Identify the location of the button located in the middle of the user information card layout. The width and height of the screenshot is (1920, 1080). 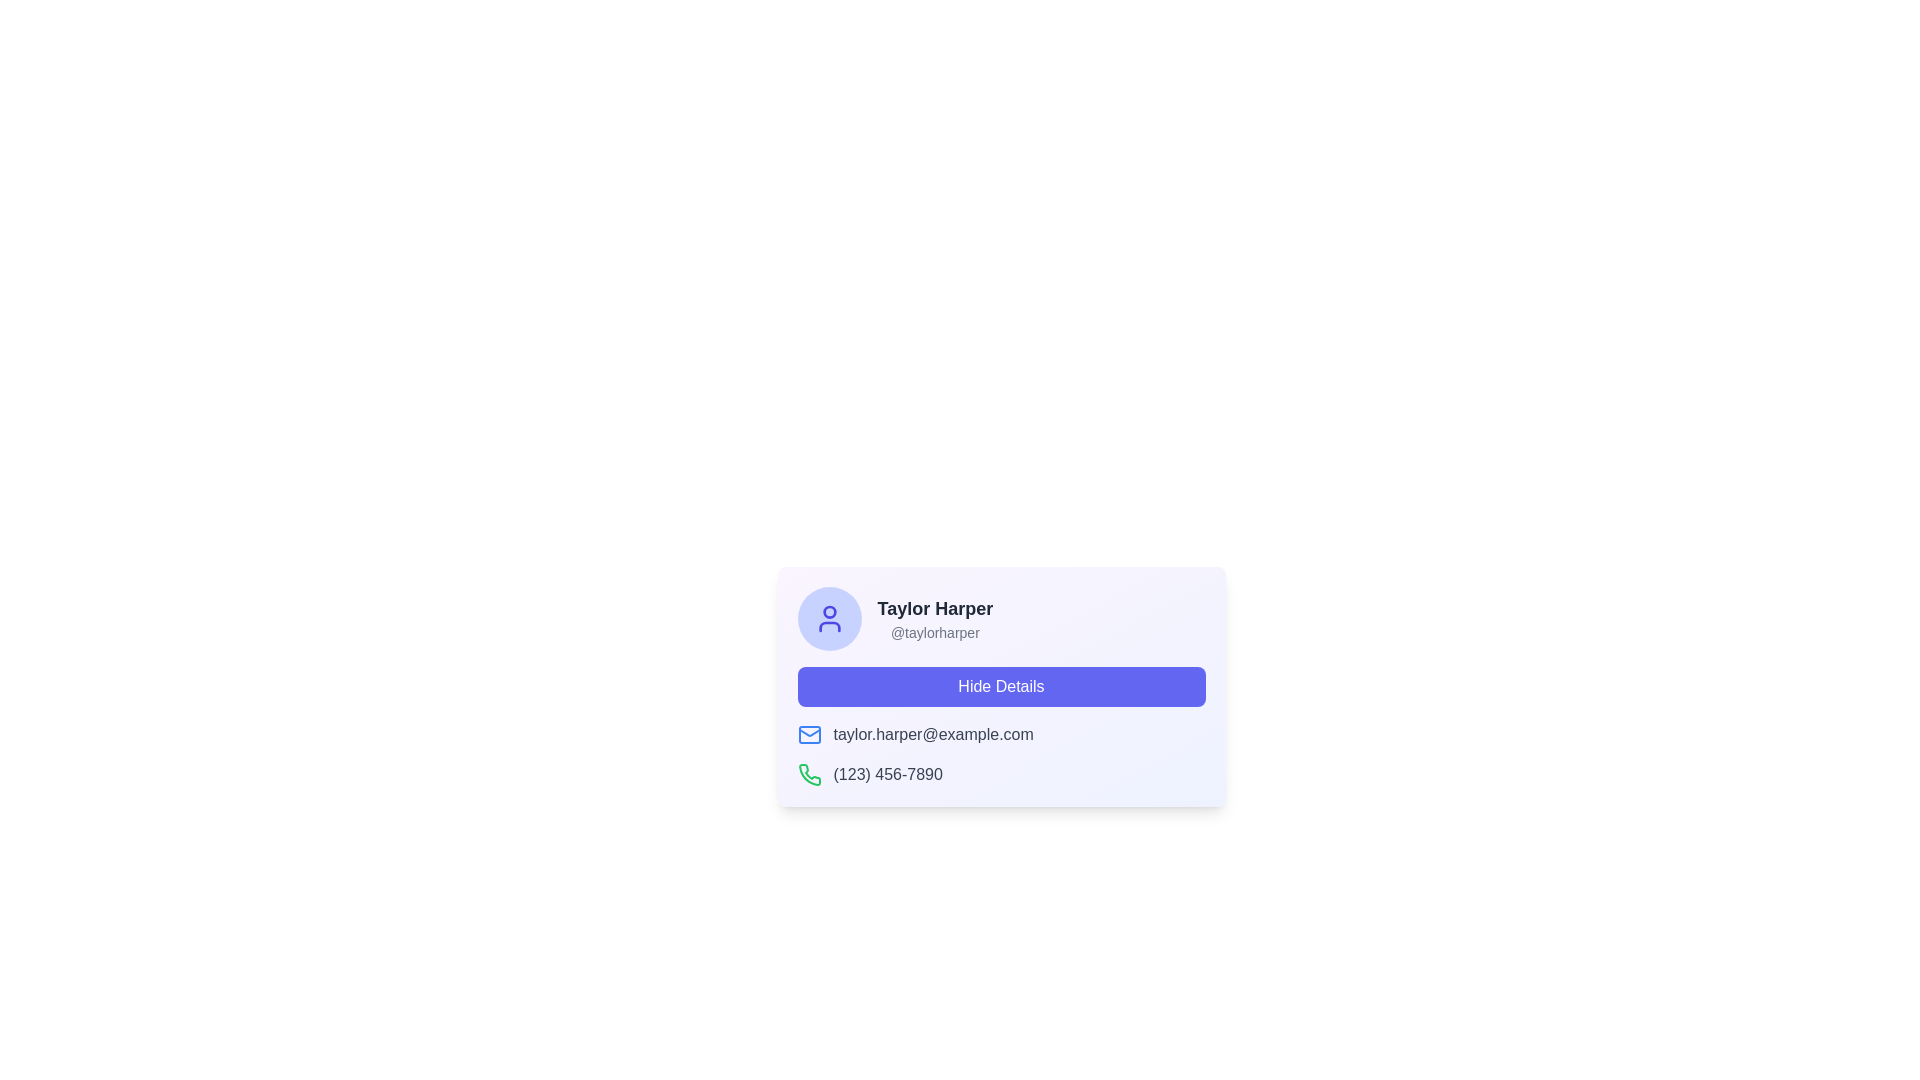
(1001, 685).